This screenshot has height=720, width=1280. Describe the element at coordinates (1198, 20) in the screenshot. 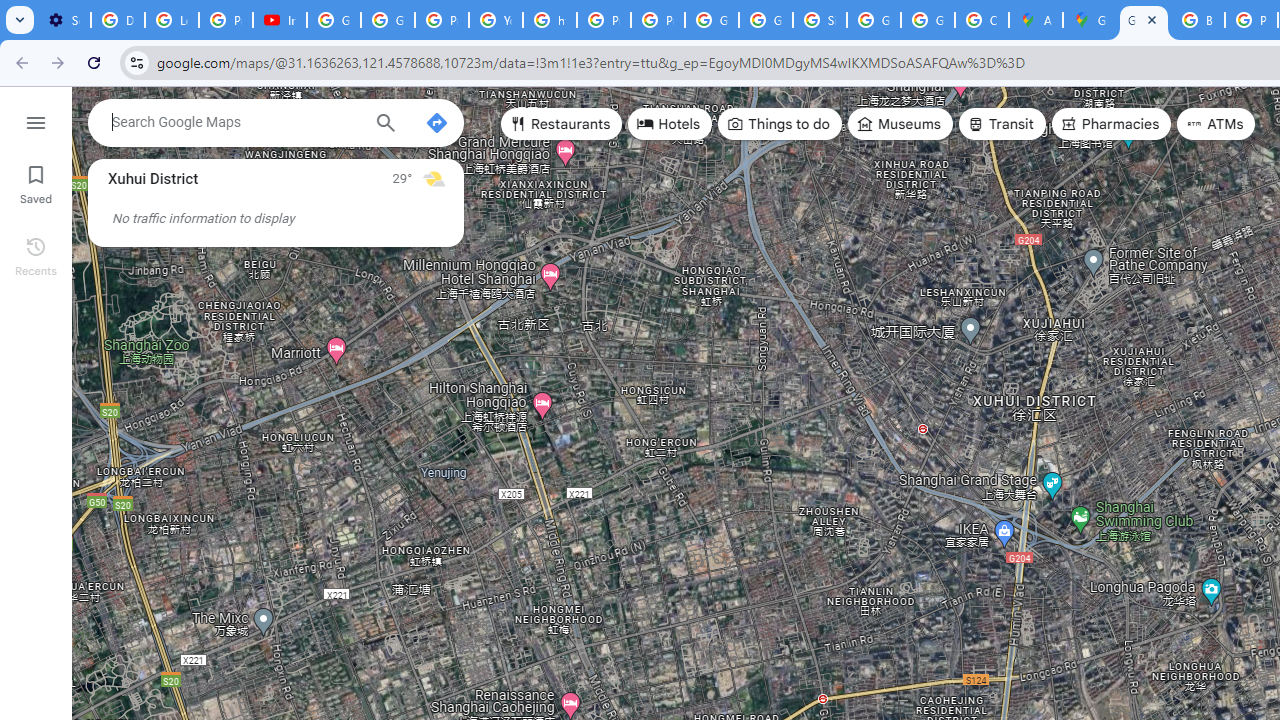

I see `'Blogger Policies and Guidelines - Transparency Center'` at that location.